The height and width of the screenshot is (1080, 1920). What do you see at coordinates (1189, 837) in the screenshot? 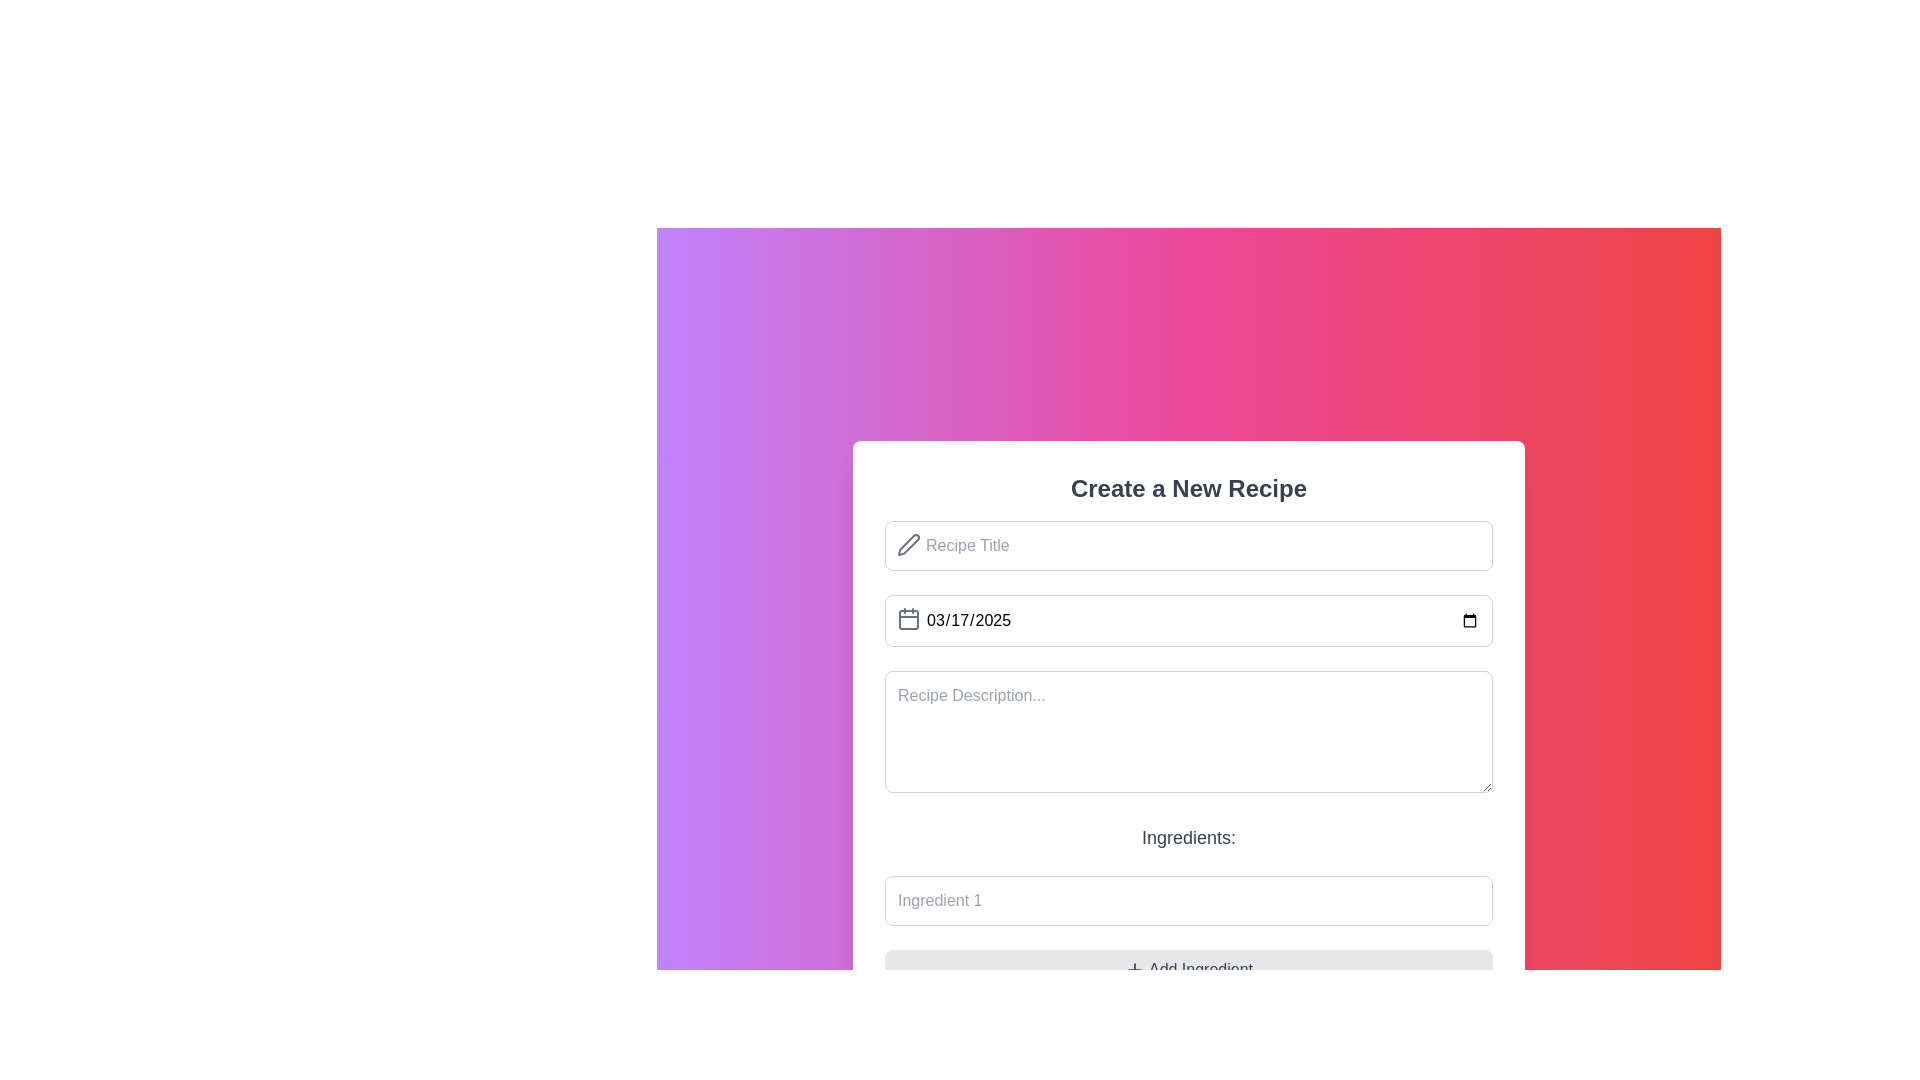
I see `the label displaying 'Ingredients:' which serves as a heading for the section managing recipe ingredients` at bounding box center [1189, 837].